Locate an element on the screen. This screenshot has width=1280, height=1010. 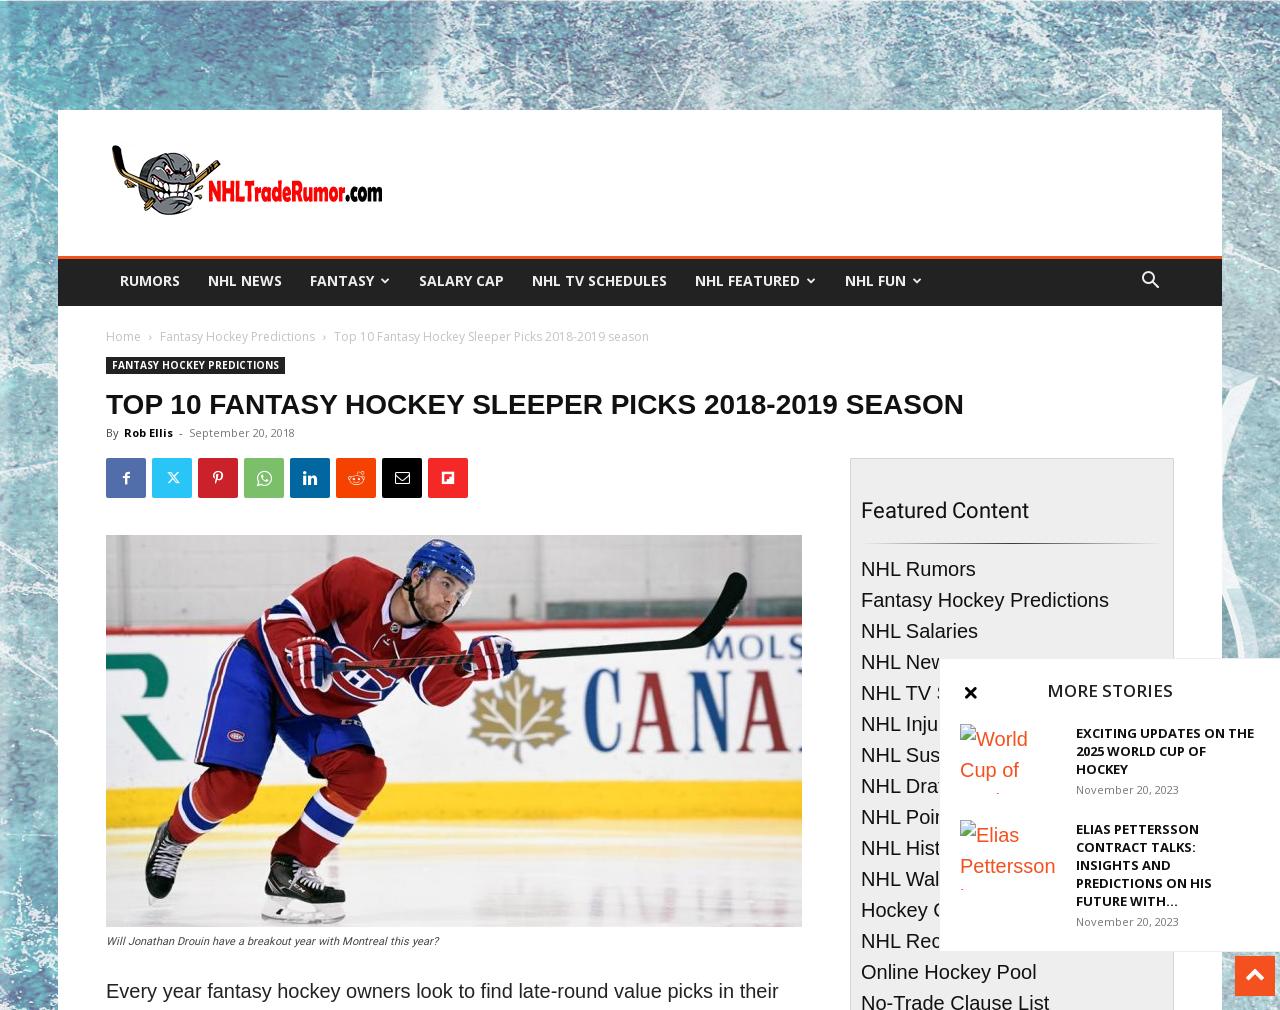
'Online Hockey Pool' is located at coordinates (861, 972).